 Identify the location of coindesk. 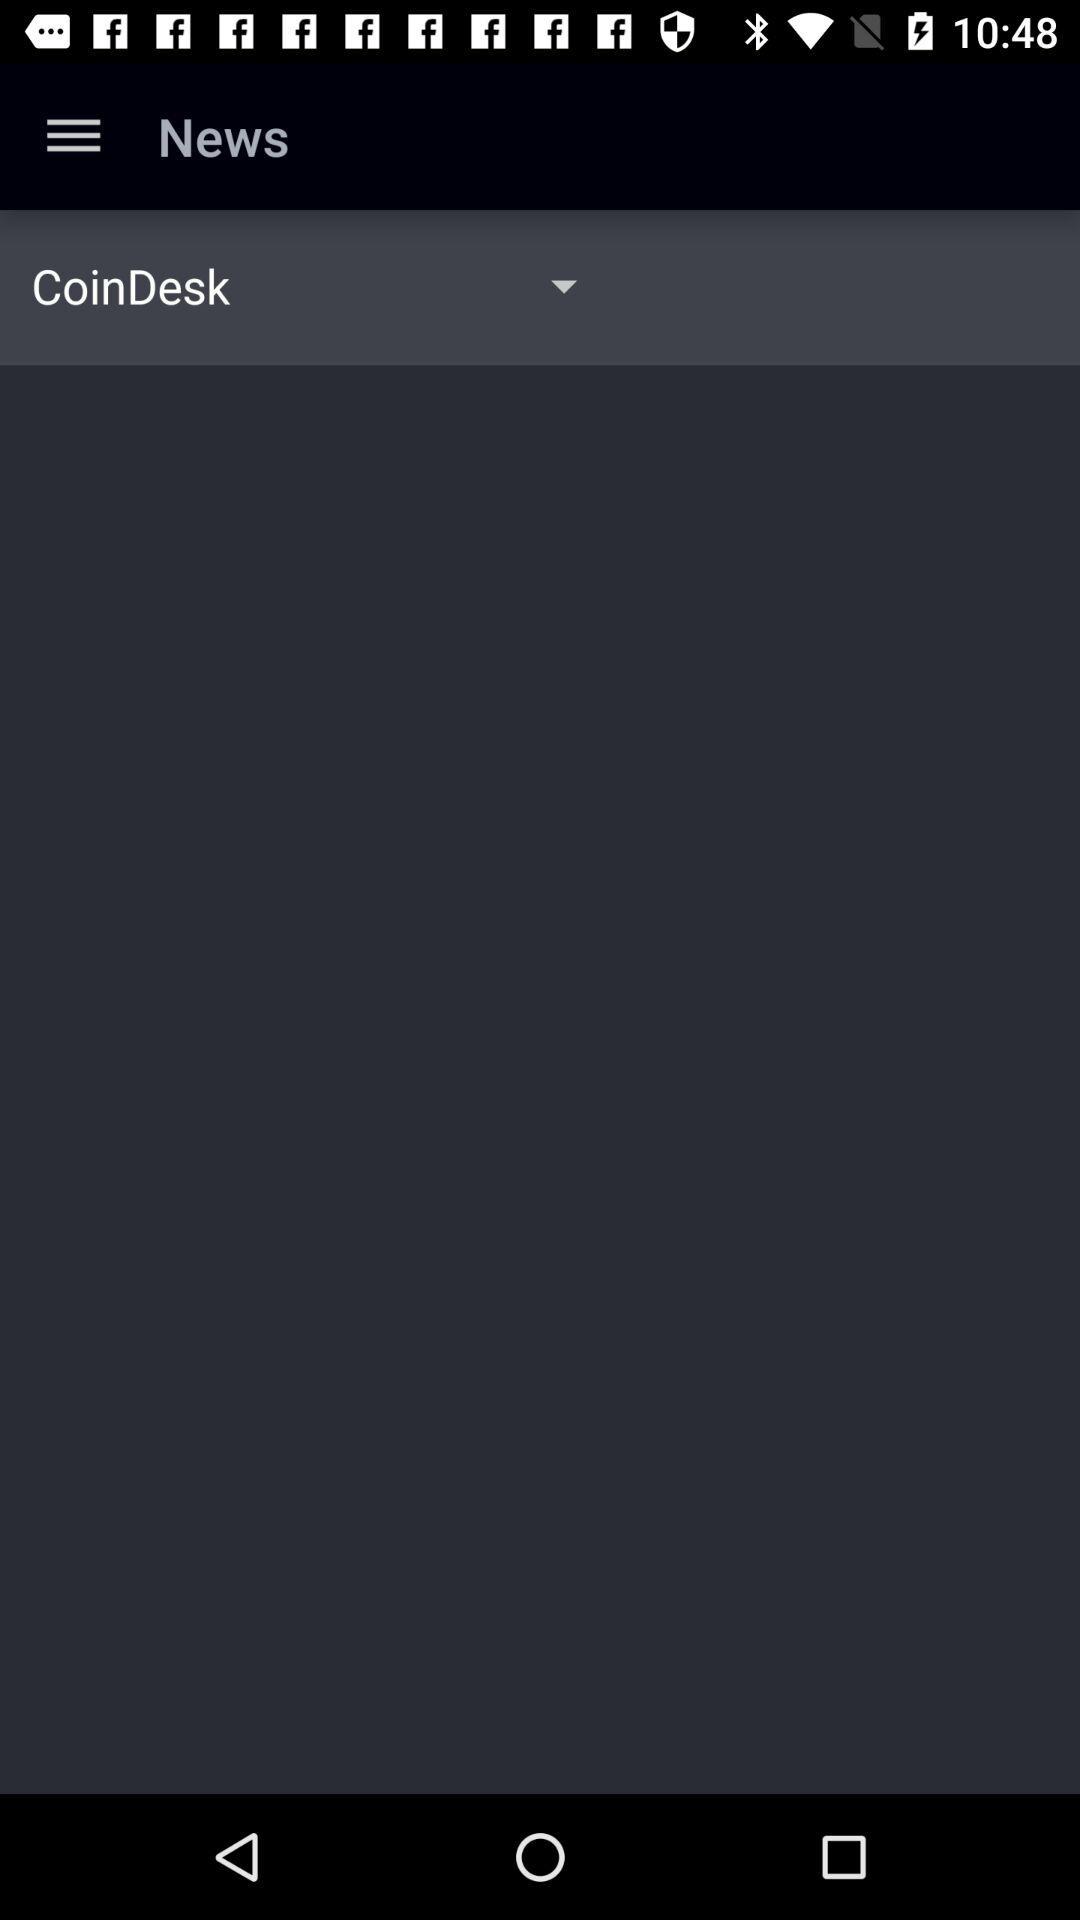
(130, 284).